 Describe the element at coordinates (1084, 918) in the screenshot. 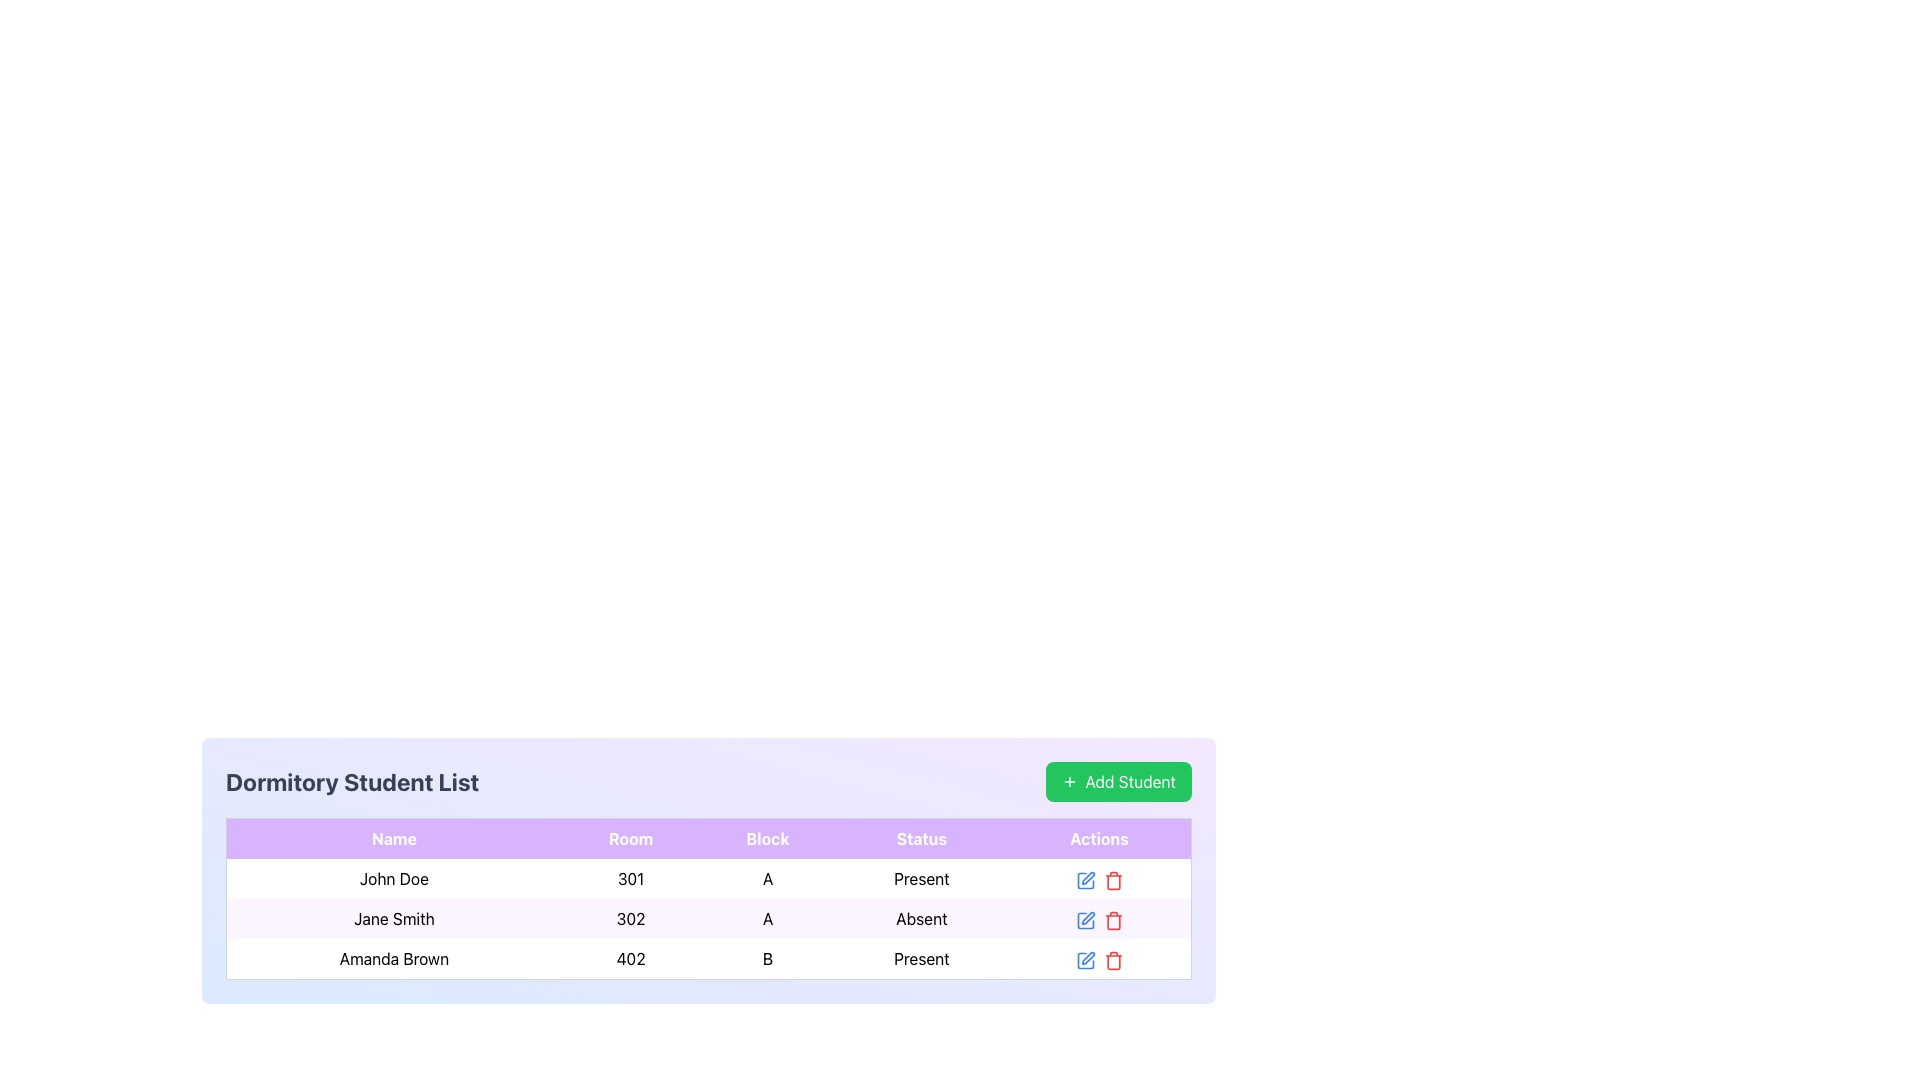

I see `the blue pen icon button in the 'Actions' column of the second row to initiate editing` at that location.